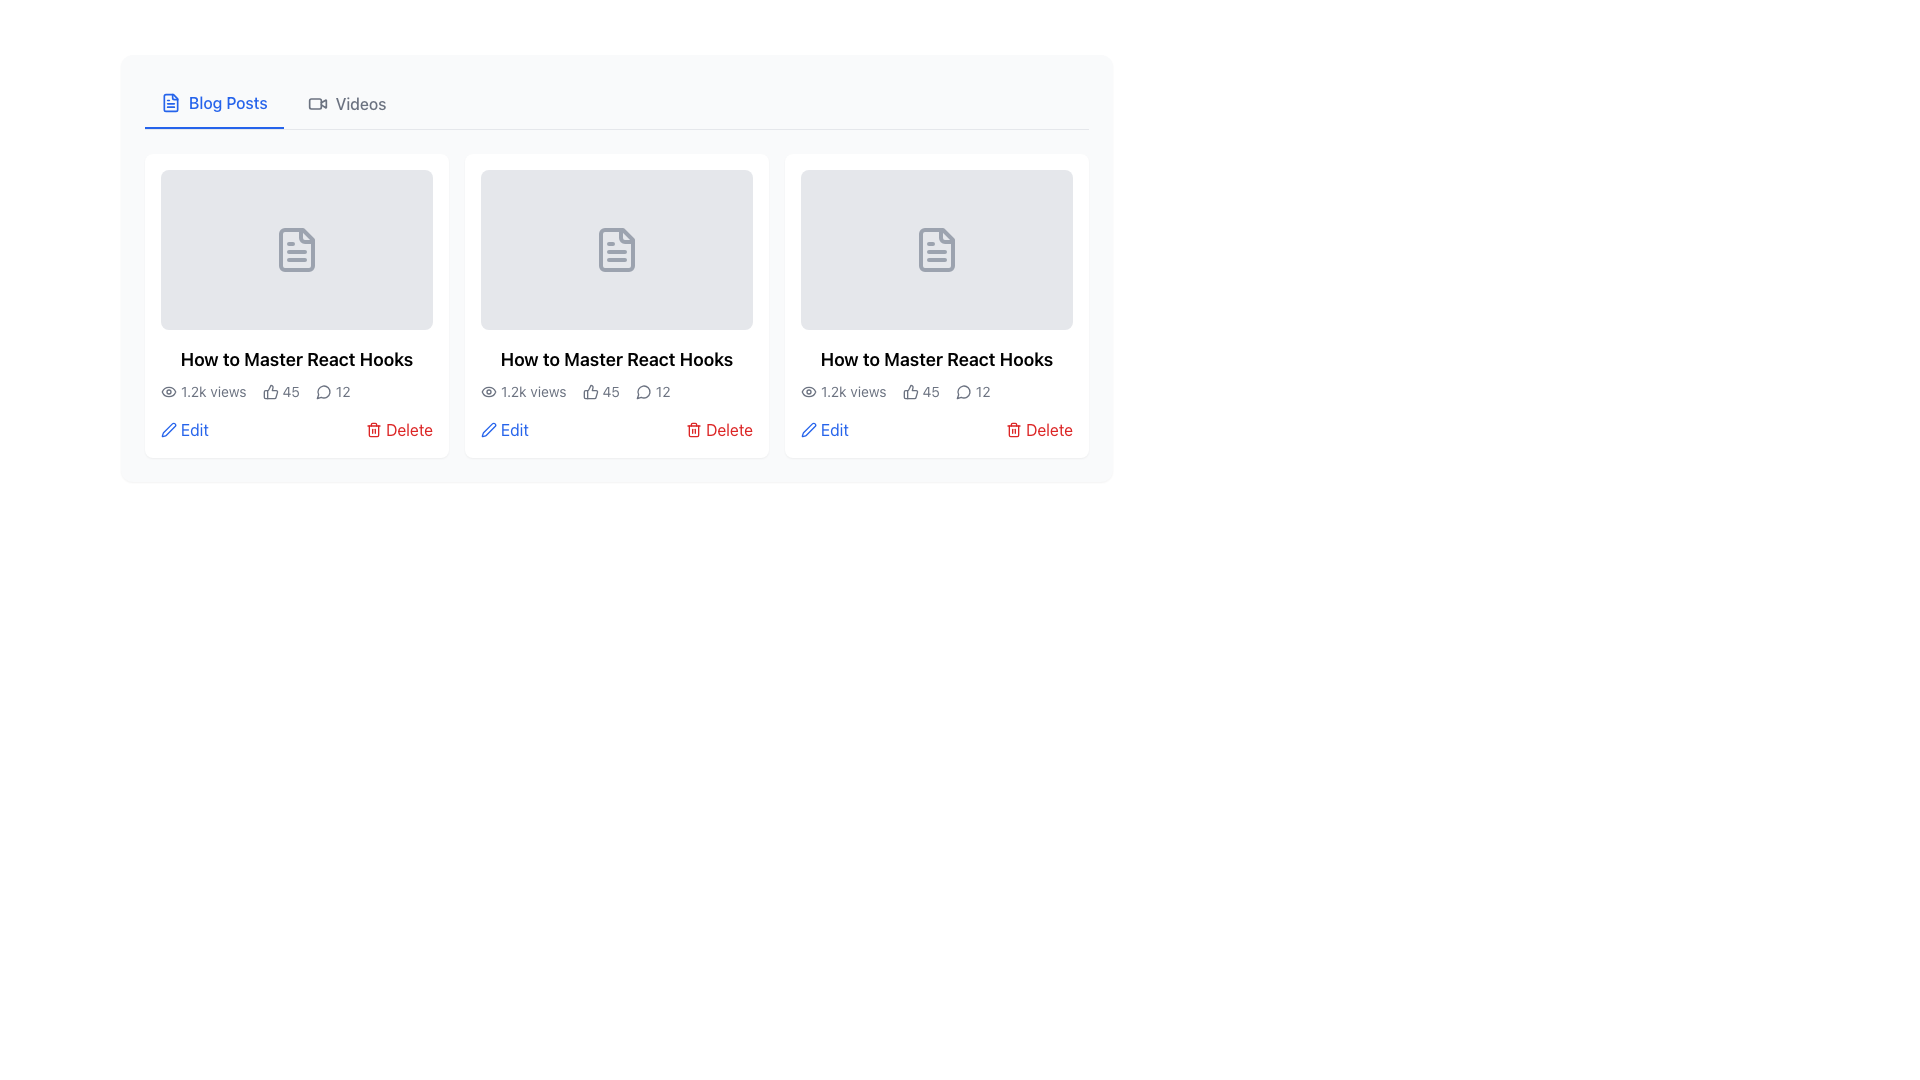 The height and width of the screenshot is (1080, 1920). Describe the element at coordinates (809, 392) in the screenshot. I see `the eye-shaped icon representing view count, which is greyish in color and positioned to the left of the '1.2k views' text label` at that location.